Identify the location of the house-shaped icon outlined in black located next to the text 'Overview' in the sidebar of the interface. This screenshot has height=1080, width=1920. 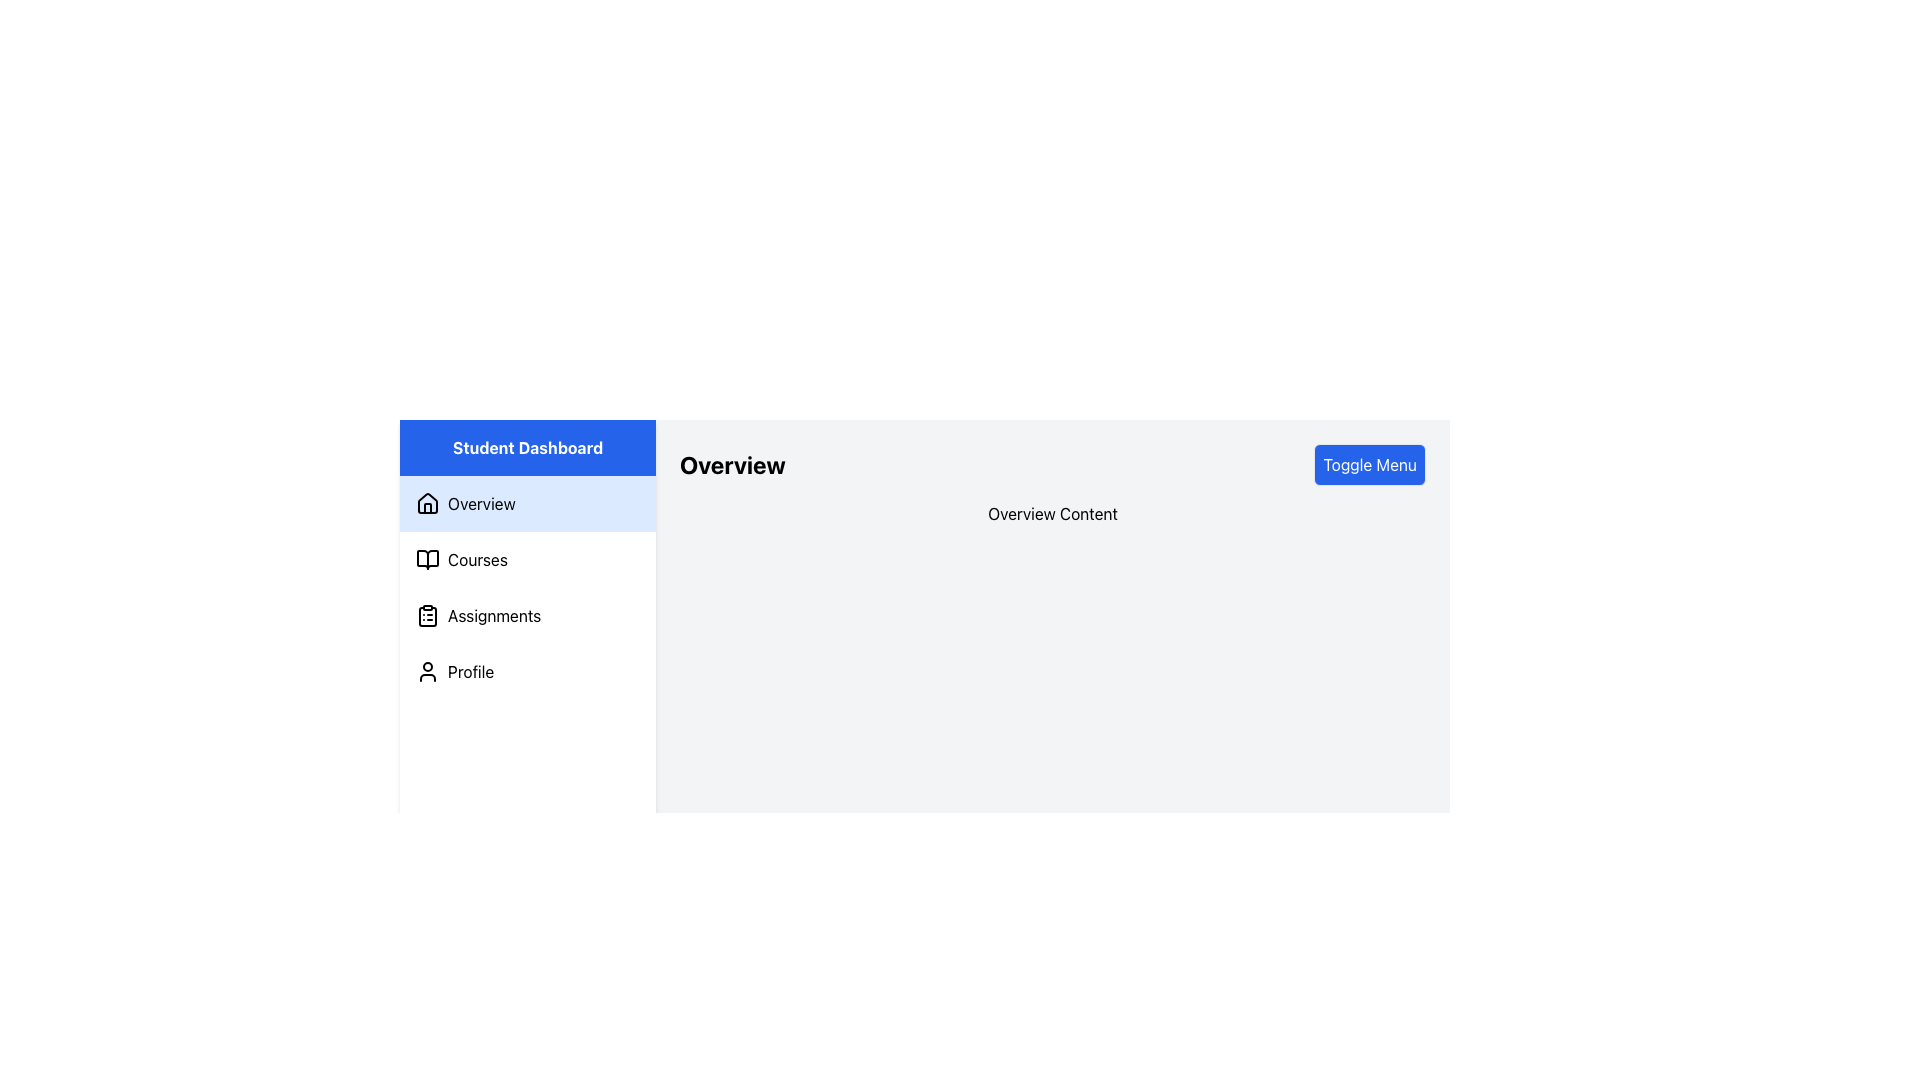
(426, 503).